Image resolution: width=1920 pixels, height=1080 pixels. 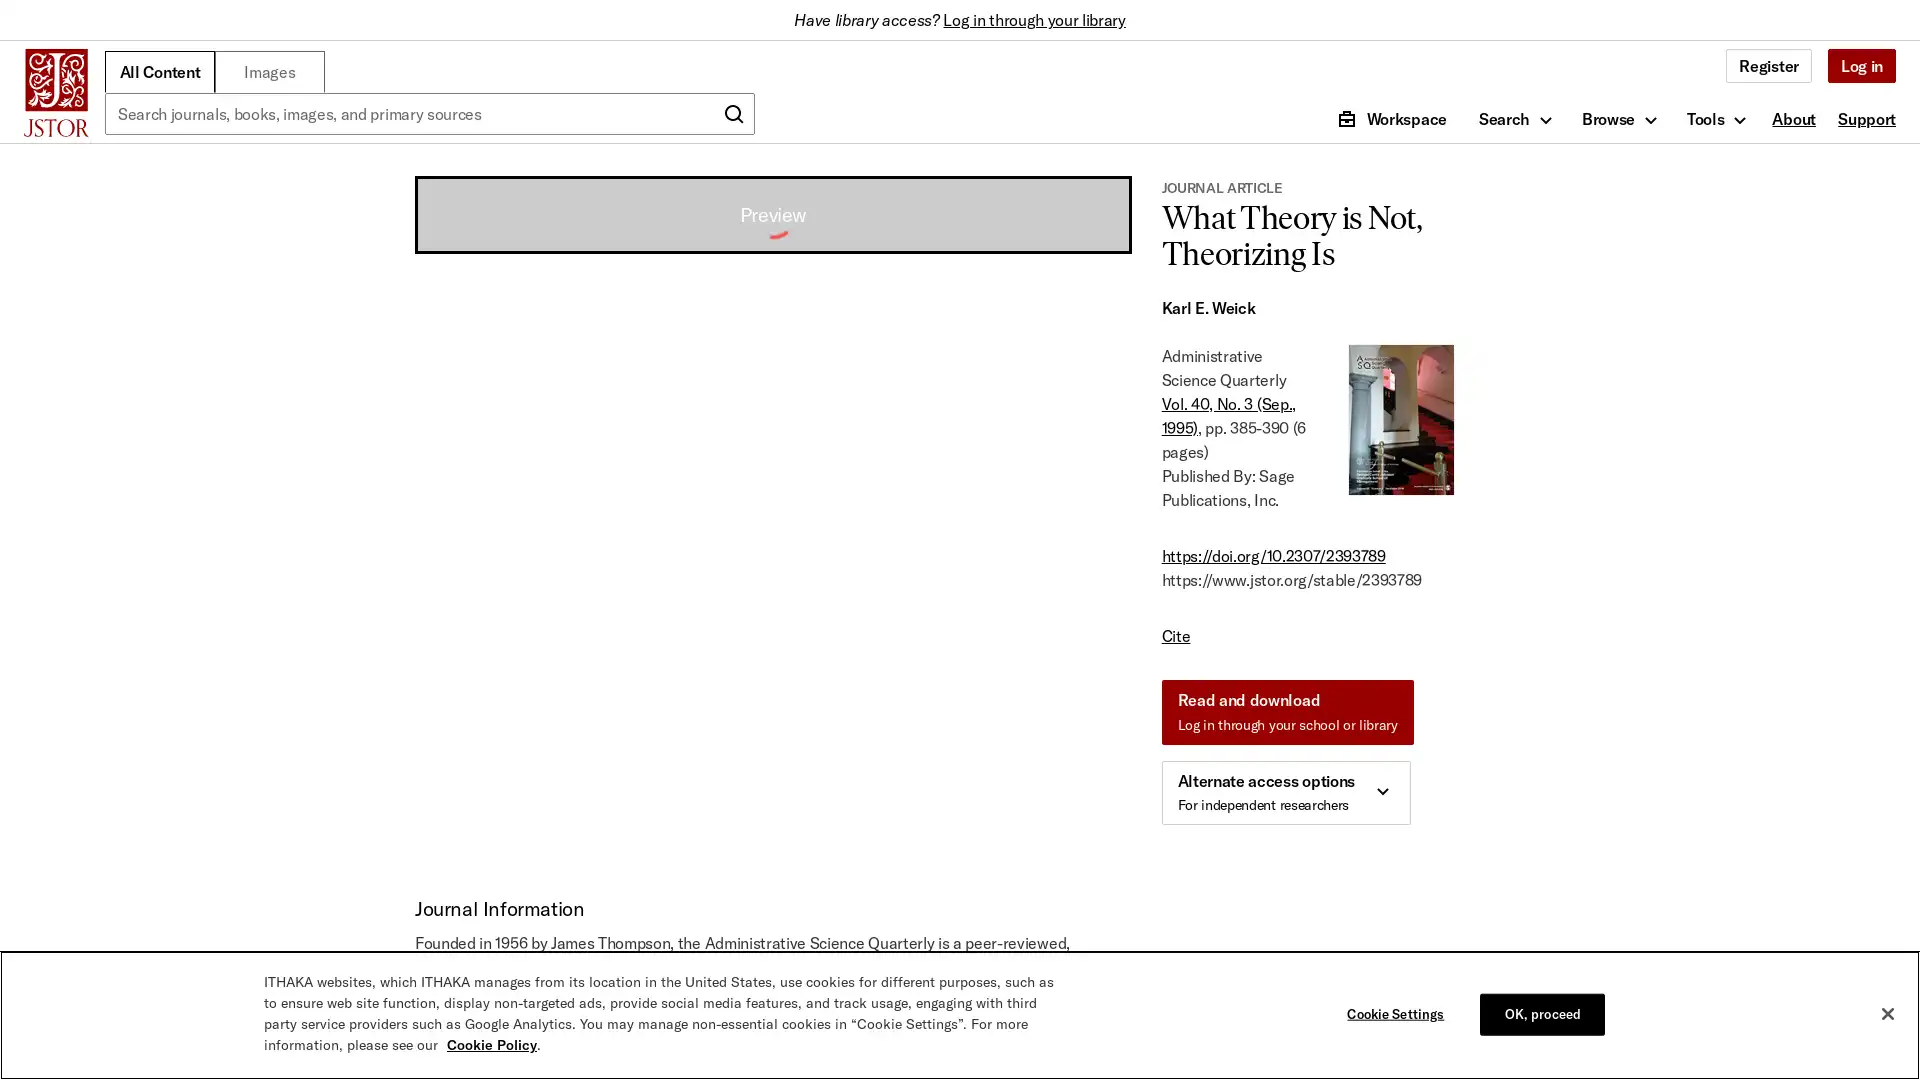 What do you see at coordinates (1541, 1014) in the screenshot?
I see `OK, proceed` at bounding box center [1541, 1014].